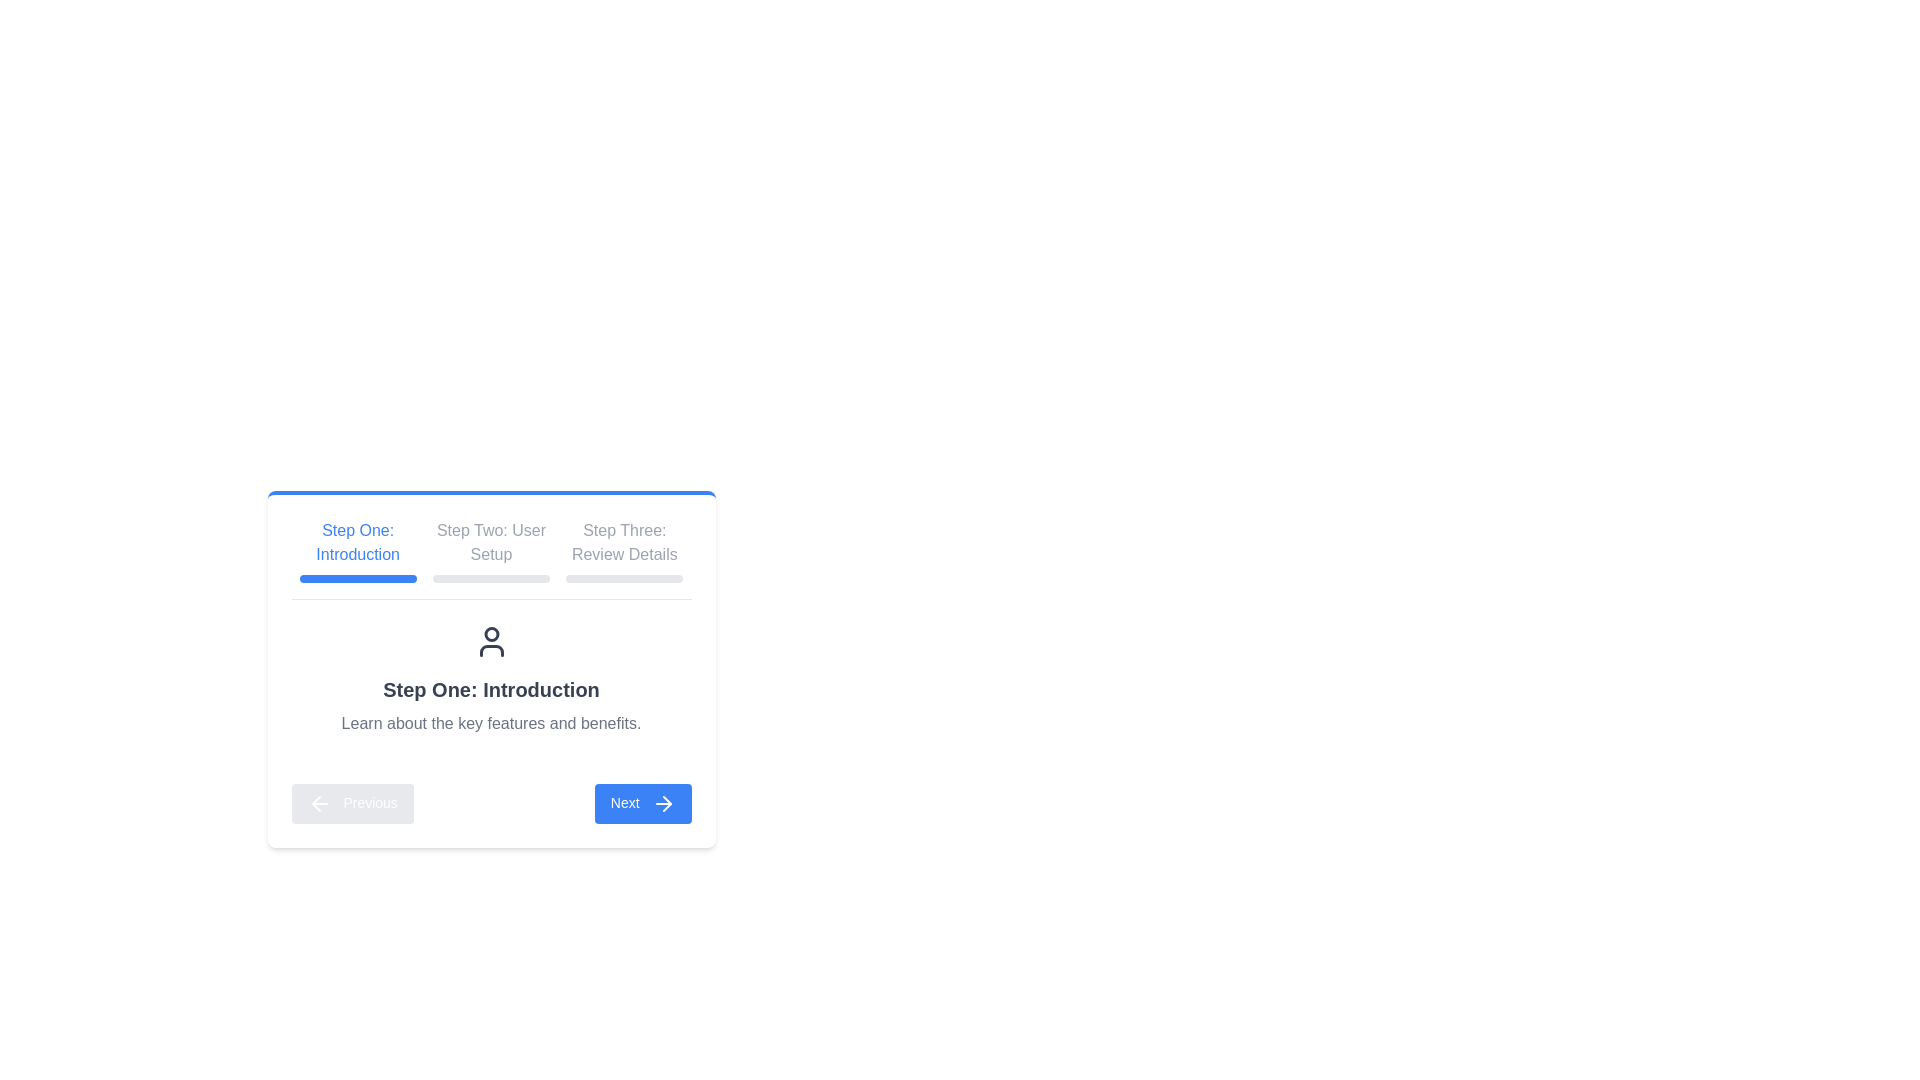  I want to click on the Informational section that features a centered icon and bold text stating 'Step One: Introduction' with a subtitle below it, positioned in the 'Step One' section of the panel layout, so click(491, 678).